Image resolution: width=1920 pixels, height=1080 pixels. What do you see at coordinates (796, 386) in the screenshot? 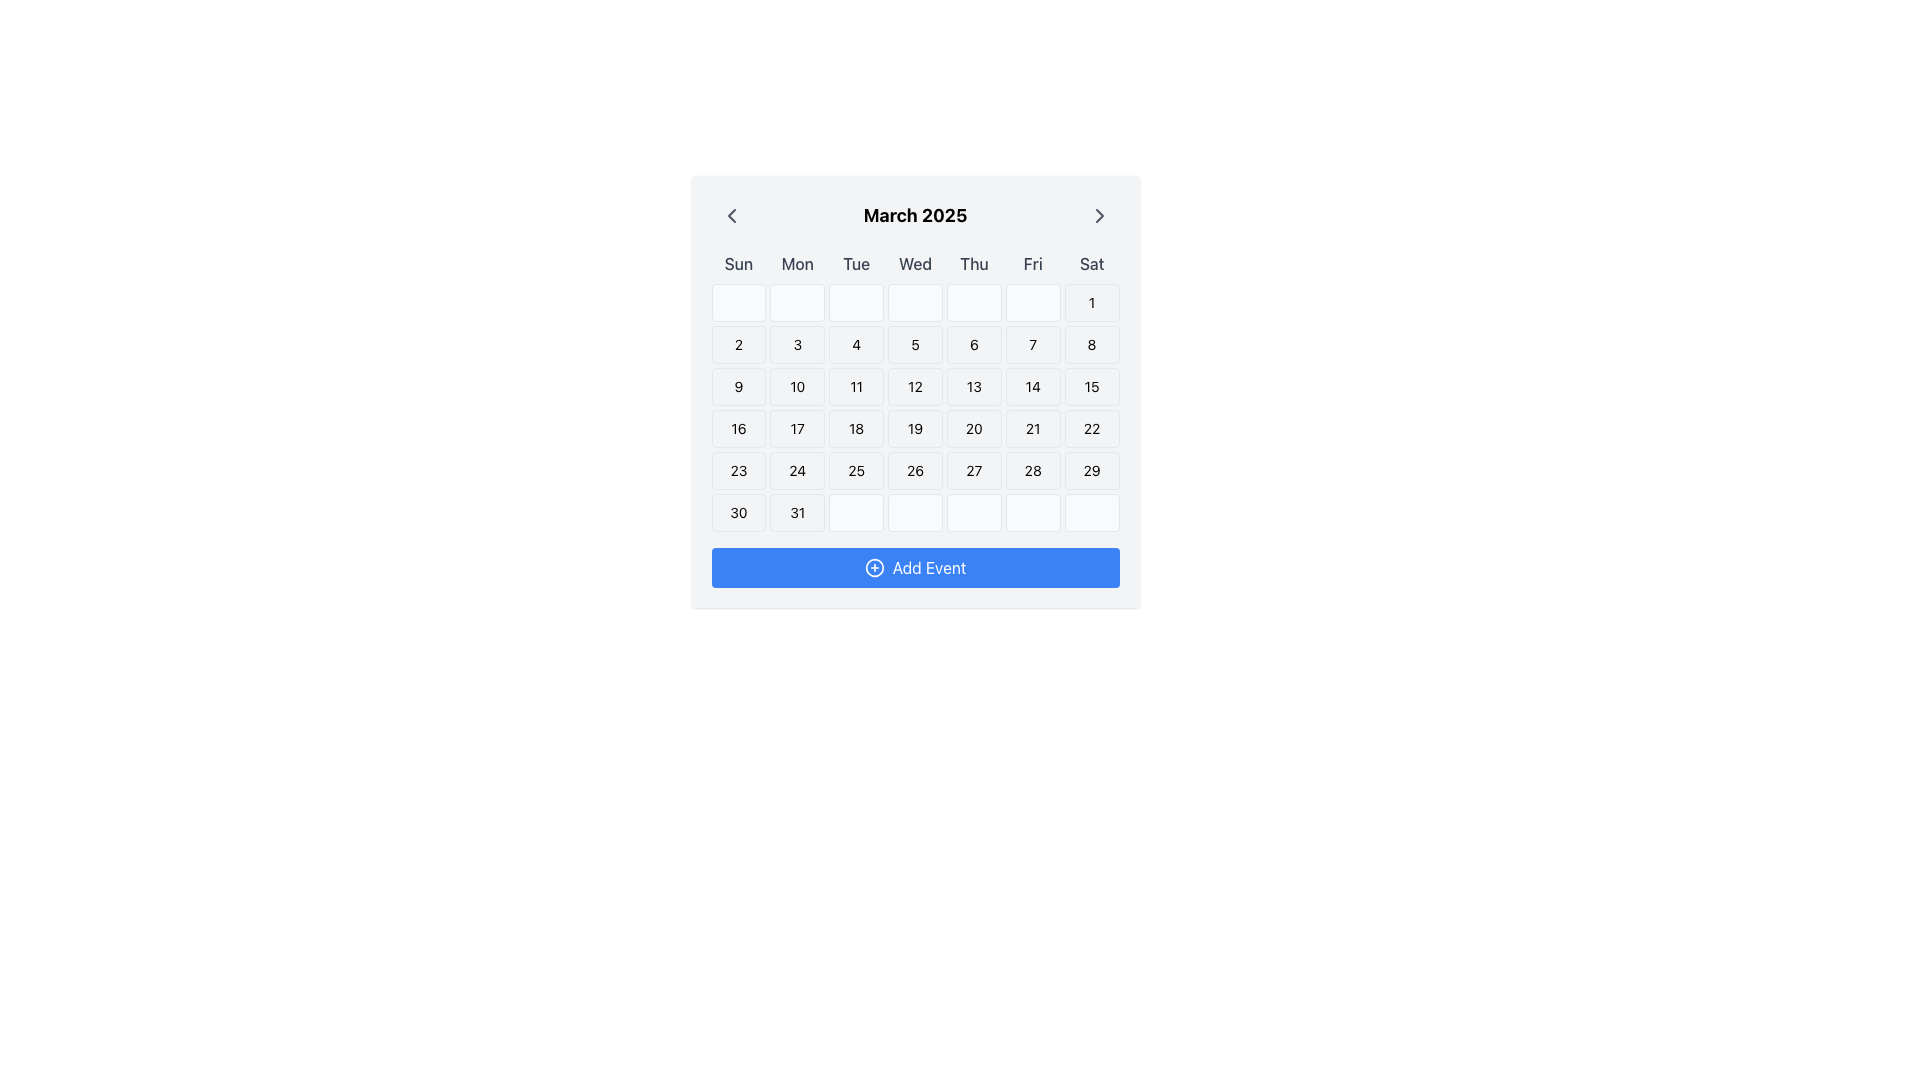
I see `the calendar day cell displaying the number '10', which is the fifth cell in the third row of the calendar grid` at bounding box center [796, 386].